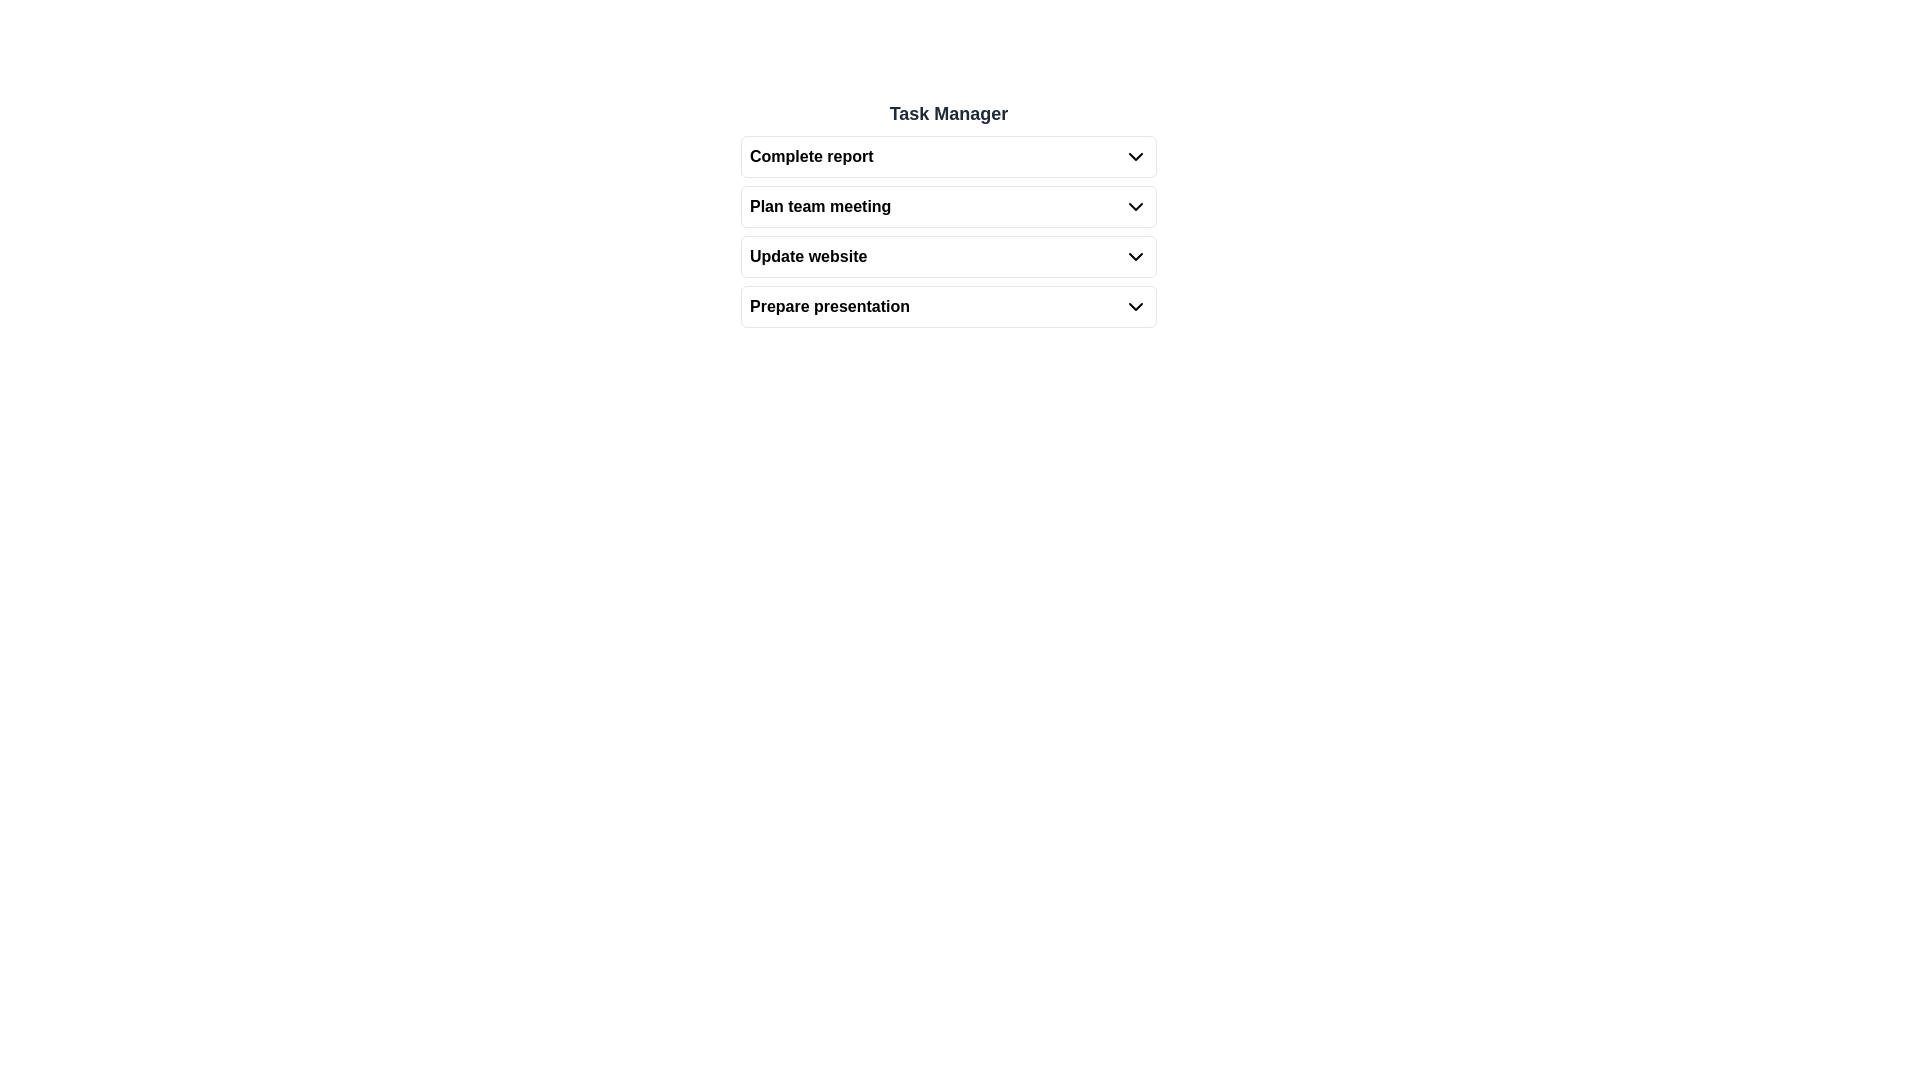 The image size is (1920, 1080). What do you see at coordinates (948, 156) in the screenshot?
I see `the 'Complete report' button in the 'Task Manager' list` at bounding box center [948, 156].